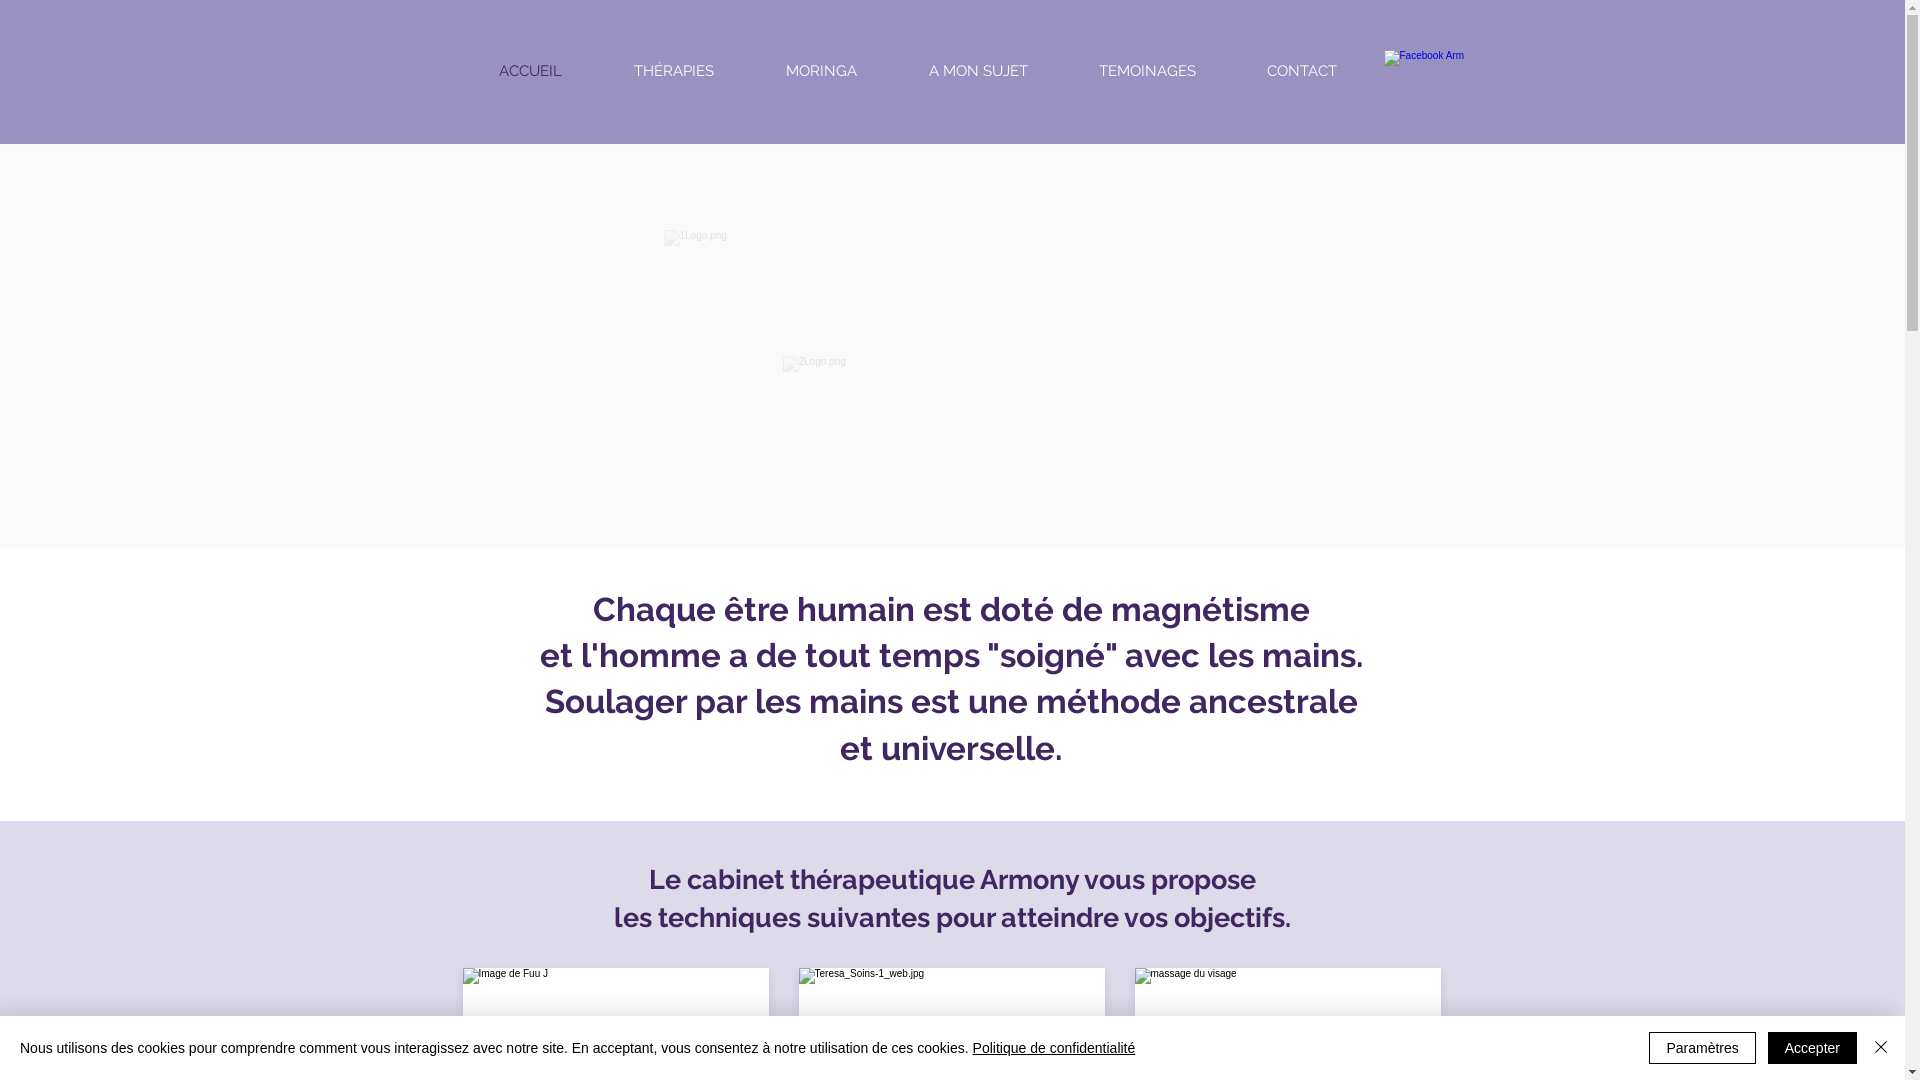 This screenshot has width=1920, height=1080. I want to click on 'MORINGA', so click(821, 69).